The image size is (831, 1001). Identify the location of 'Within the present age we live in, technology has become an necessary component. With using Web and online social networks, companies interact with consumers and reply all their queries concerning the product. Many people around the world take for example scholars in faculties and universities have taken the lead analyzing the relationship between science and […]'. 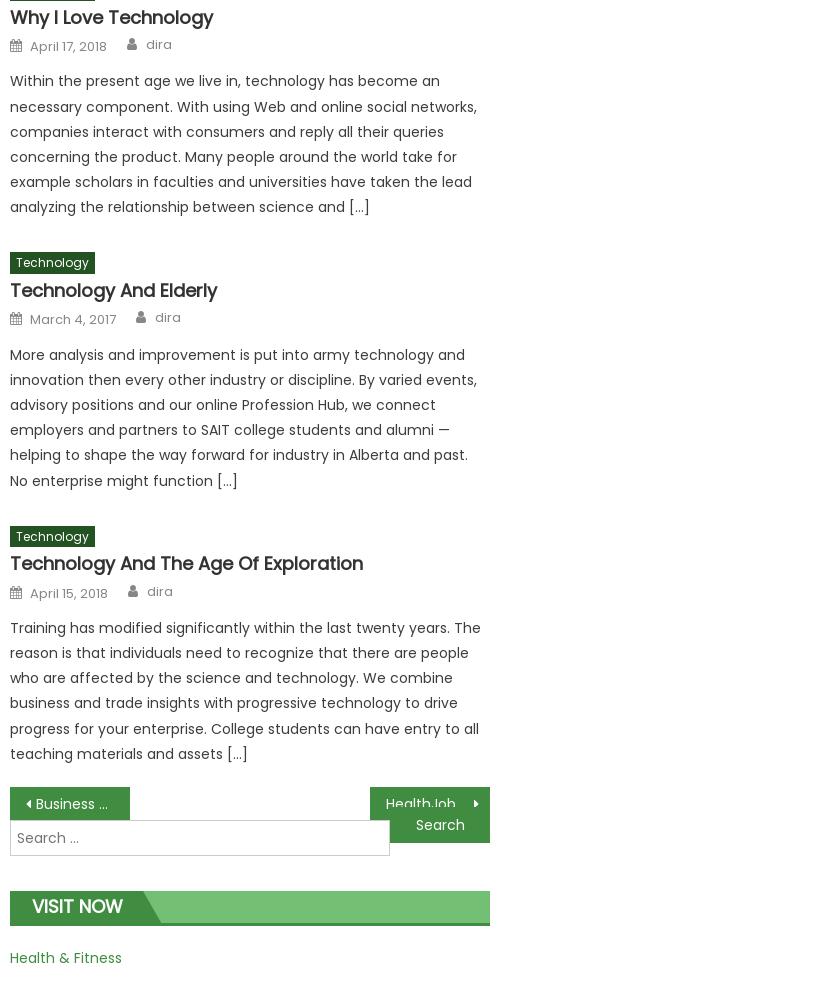
(242, 144).